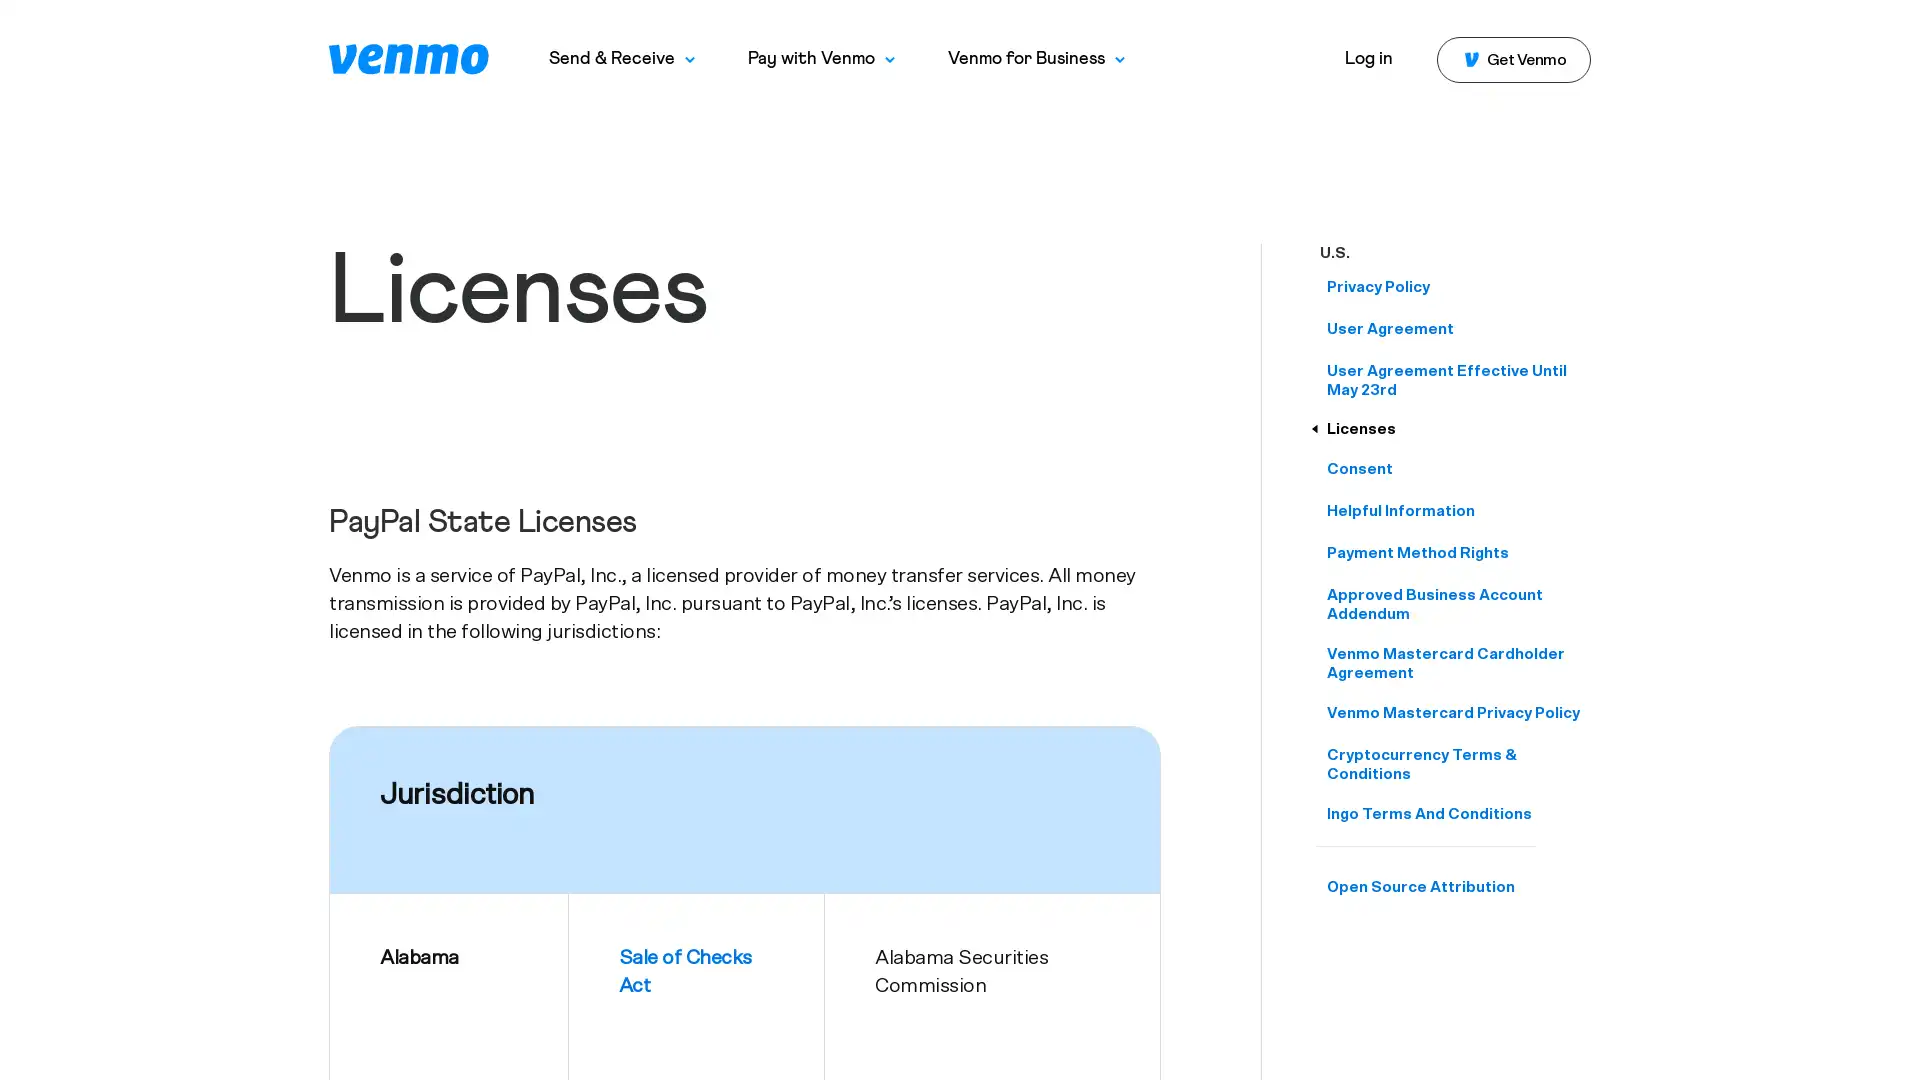  I want to click on Terms tab name - Venmo Mastercard Privacy Policy, so click(1458, 712).